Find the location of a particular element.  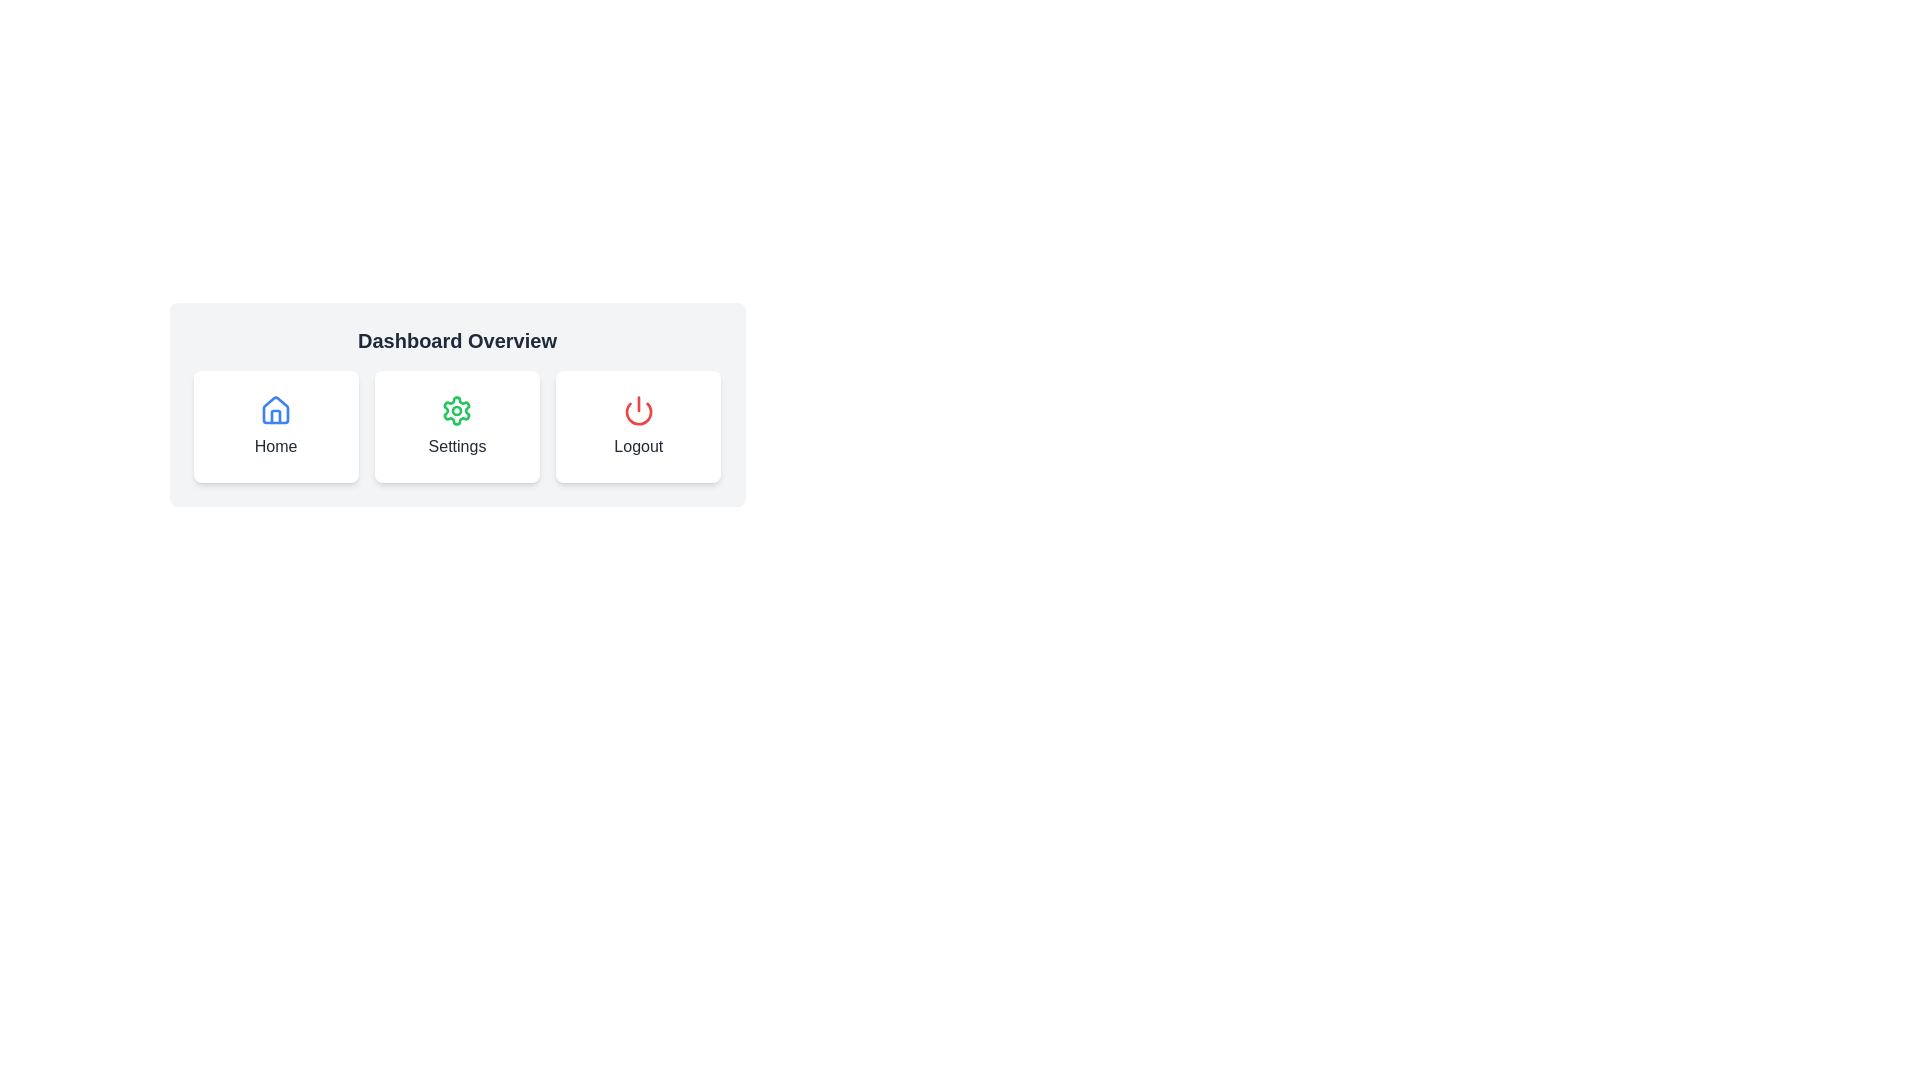

header or title text that labels the current view of the dashboard section, located at the top of the card-like component is located at coordinates (456, 339).